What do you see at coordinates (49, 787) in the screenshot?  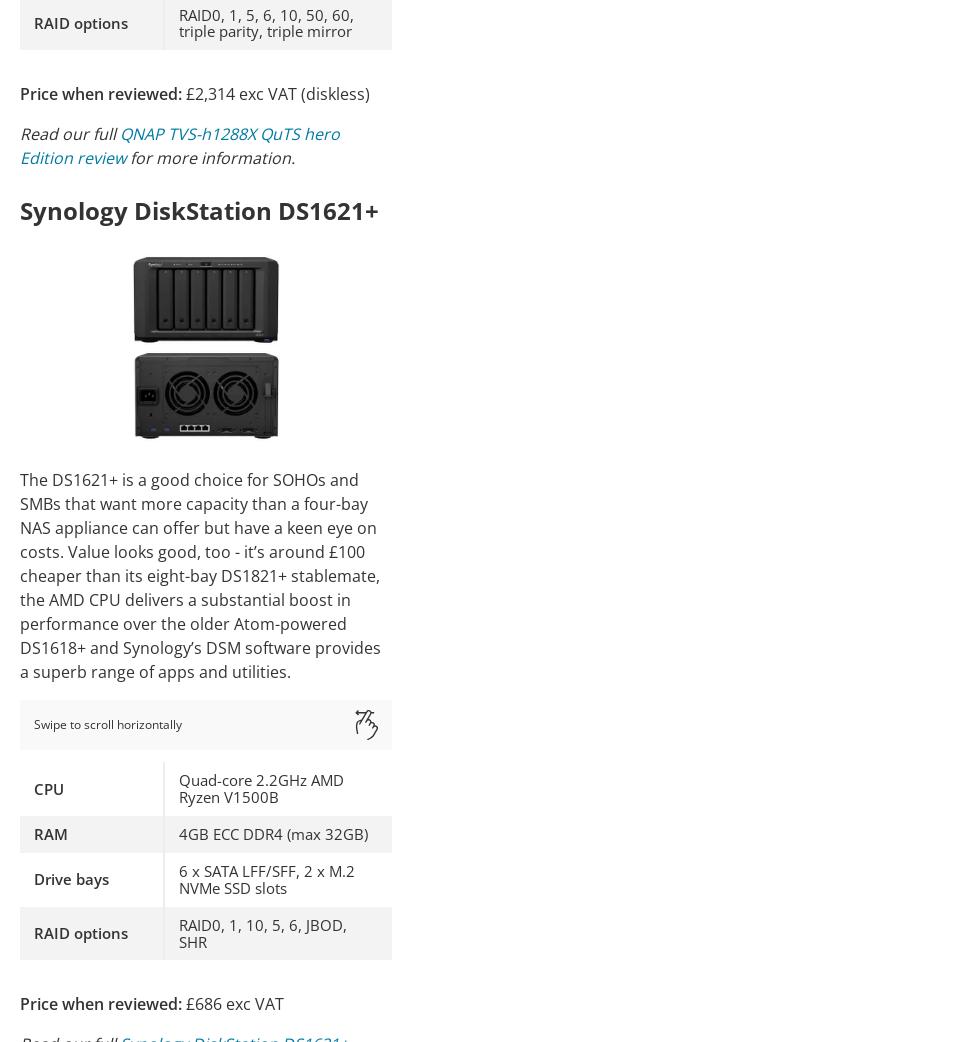 I see `'CPU'` at bounding box center [49, 787].